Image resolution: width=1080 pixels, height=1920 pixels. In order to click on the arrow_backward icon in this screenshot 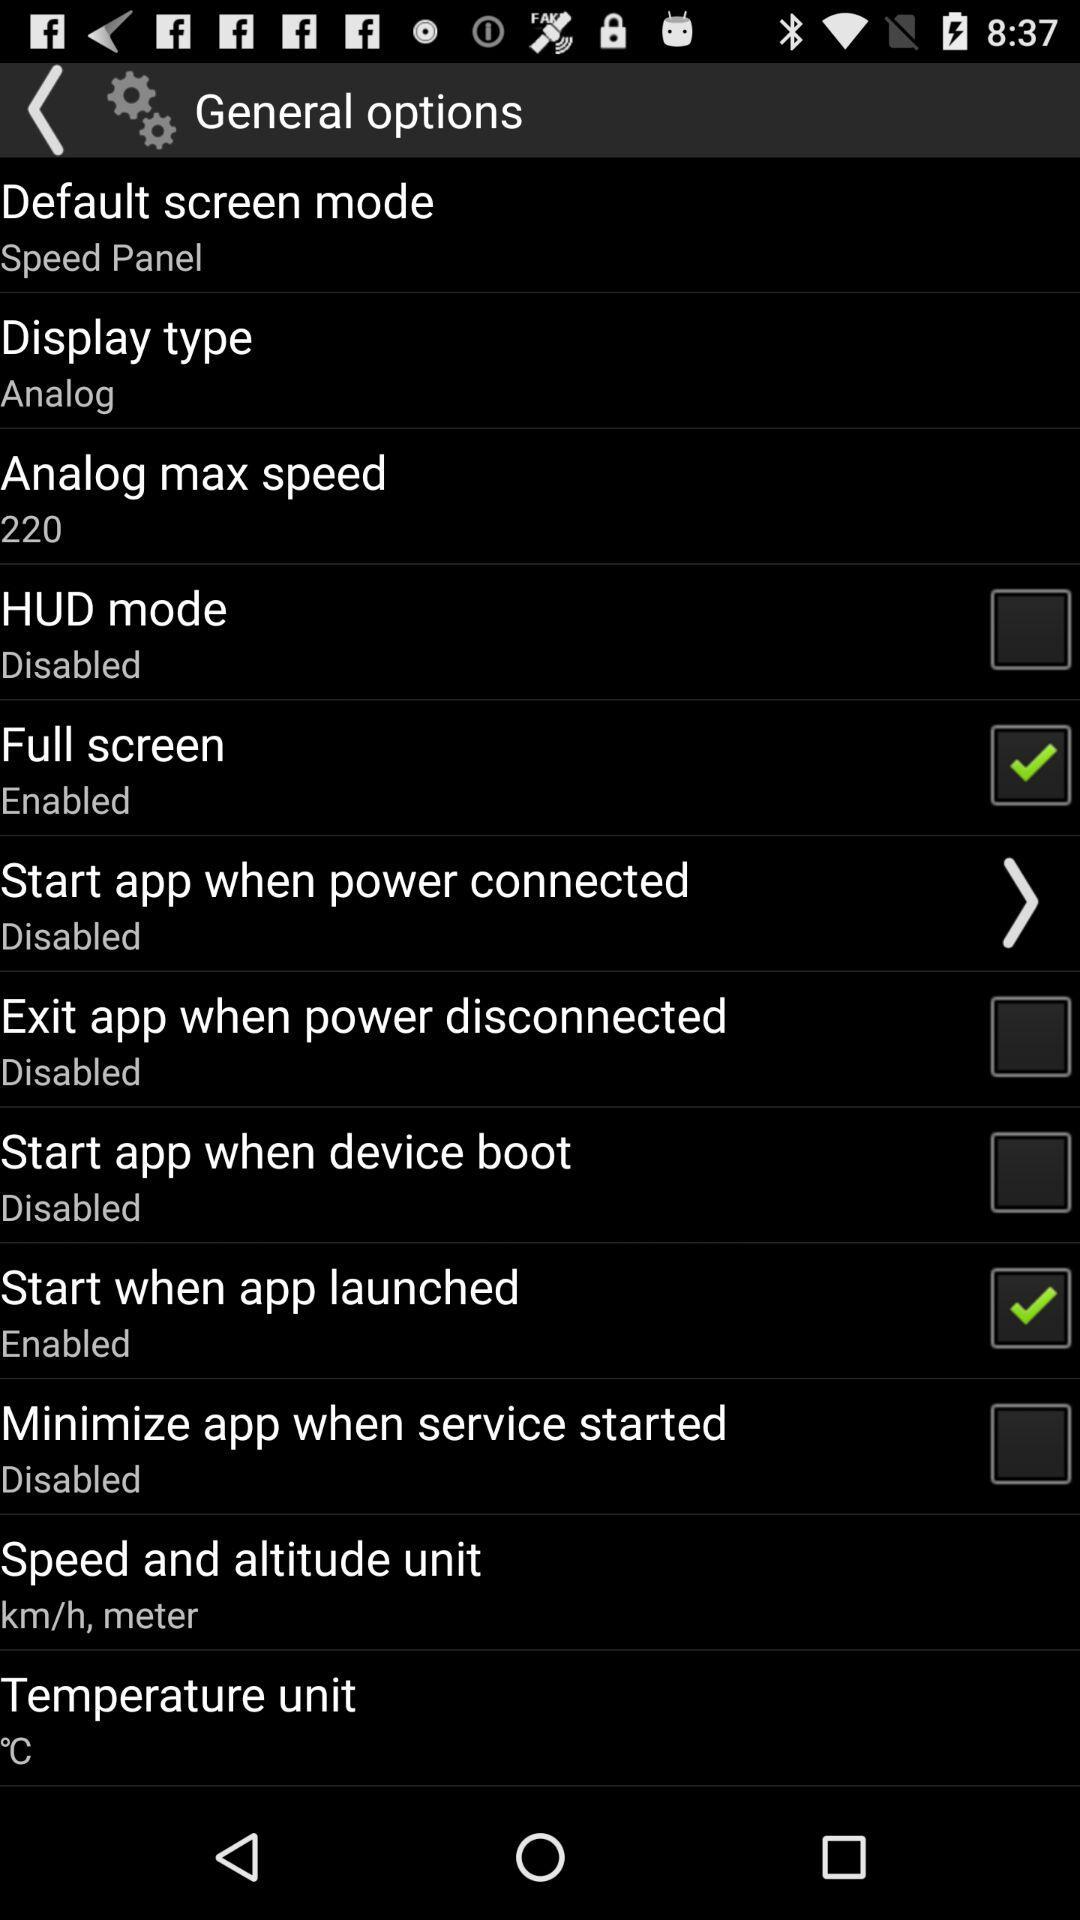, I will do `click(46, 117)`.